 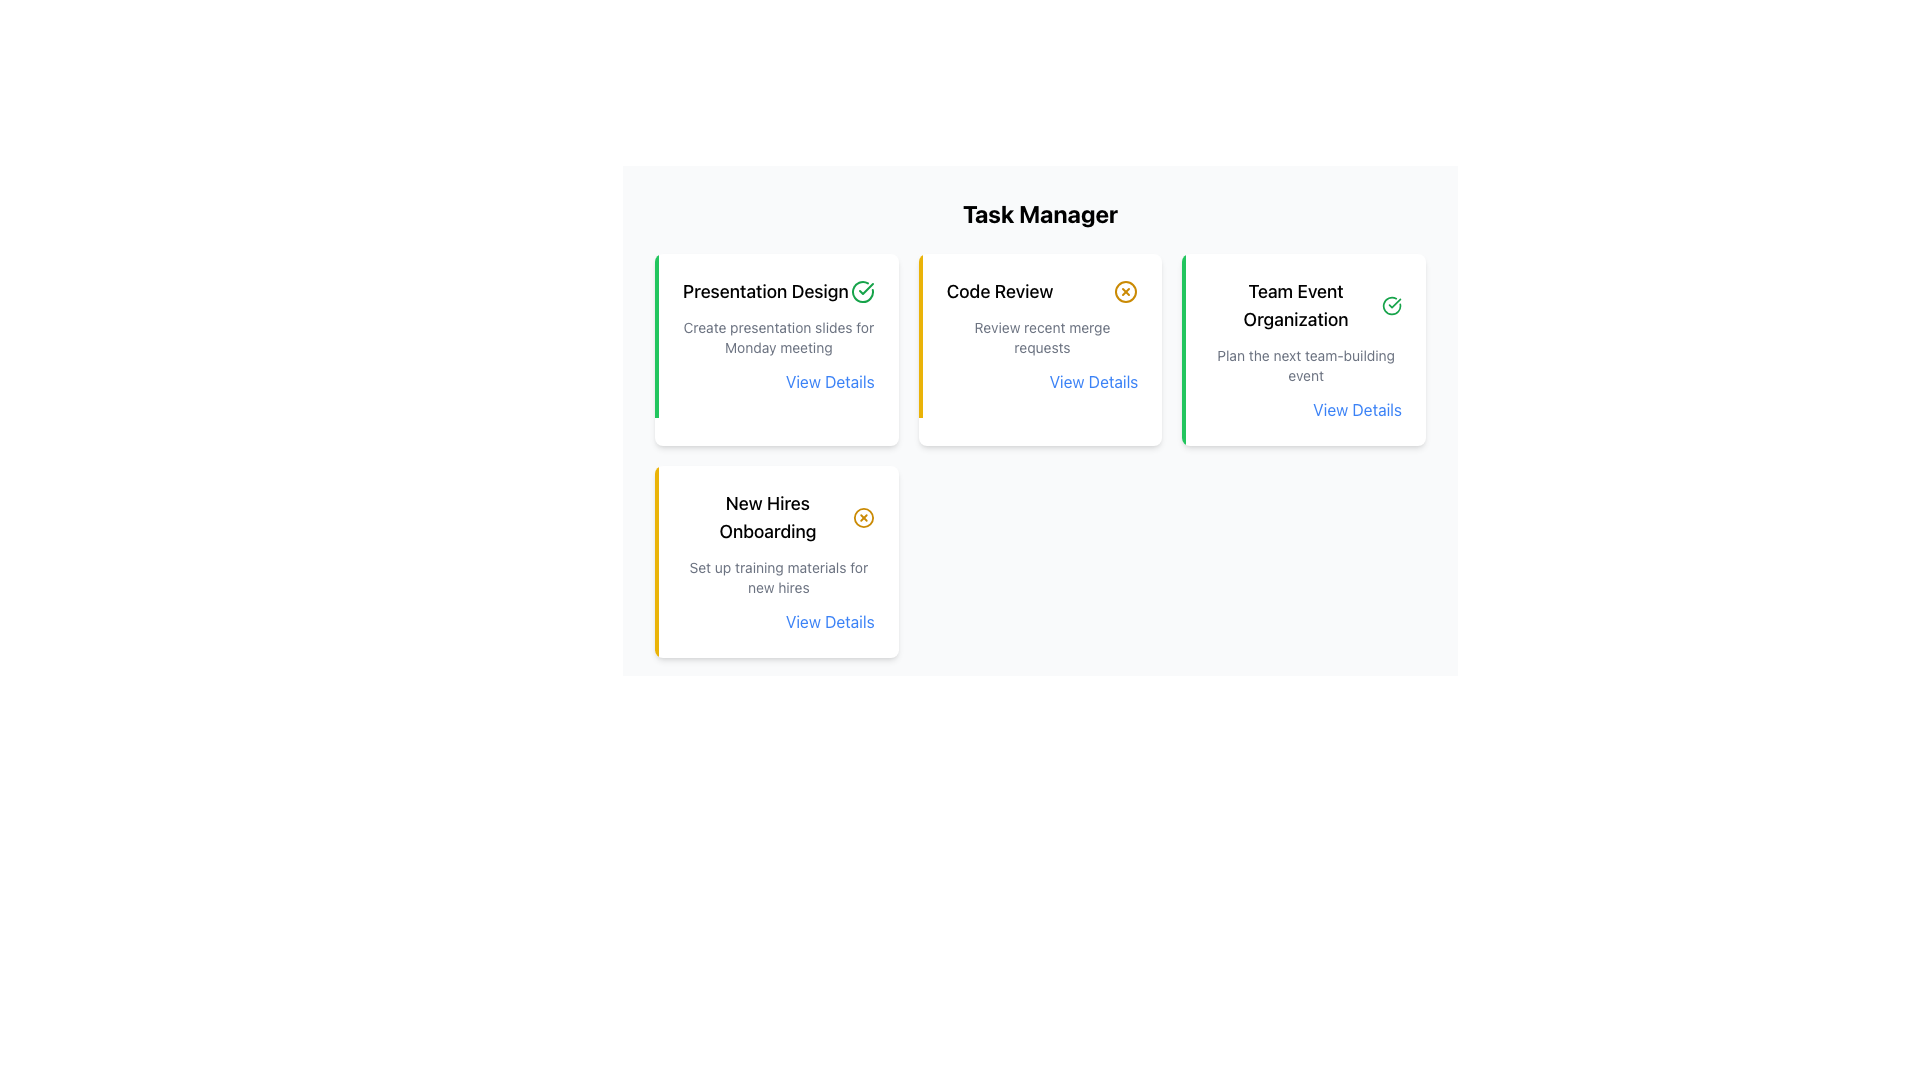 What do you see at coordinates (863, 516) in the screenshot?
I see `the border of the circle SVG graphic element that indicates a cancel status associated with the 'New Hires Onboarding' card, located in the lower-right corner of the card` at bounding box center [863, 516].